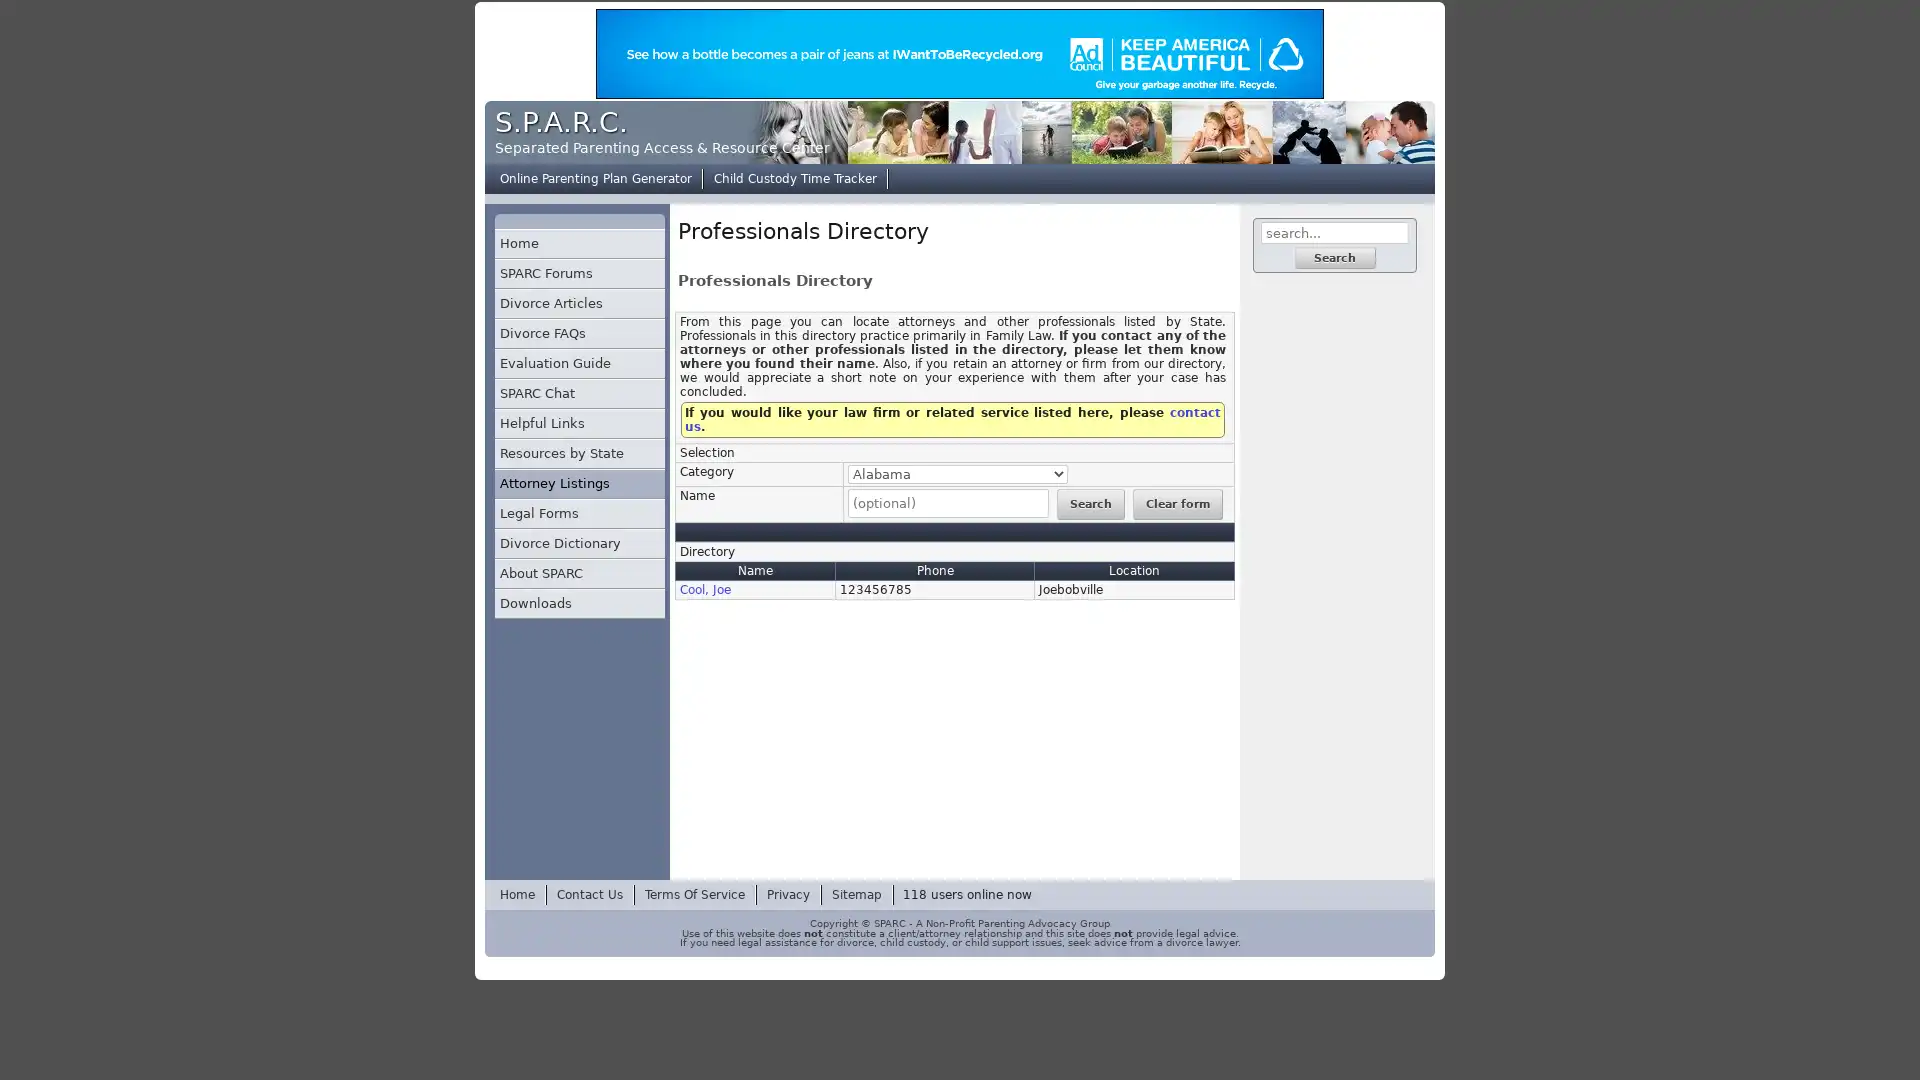  I want to click on Search, so click(1088, 503).